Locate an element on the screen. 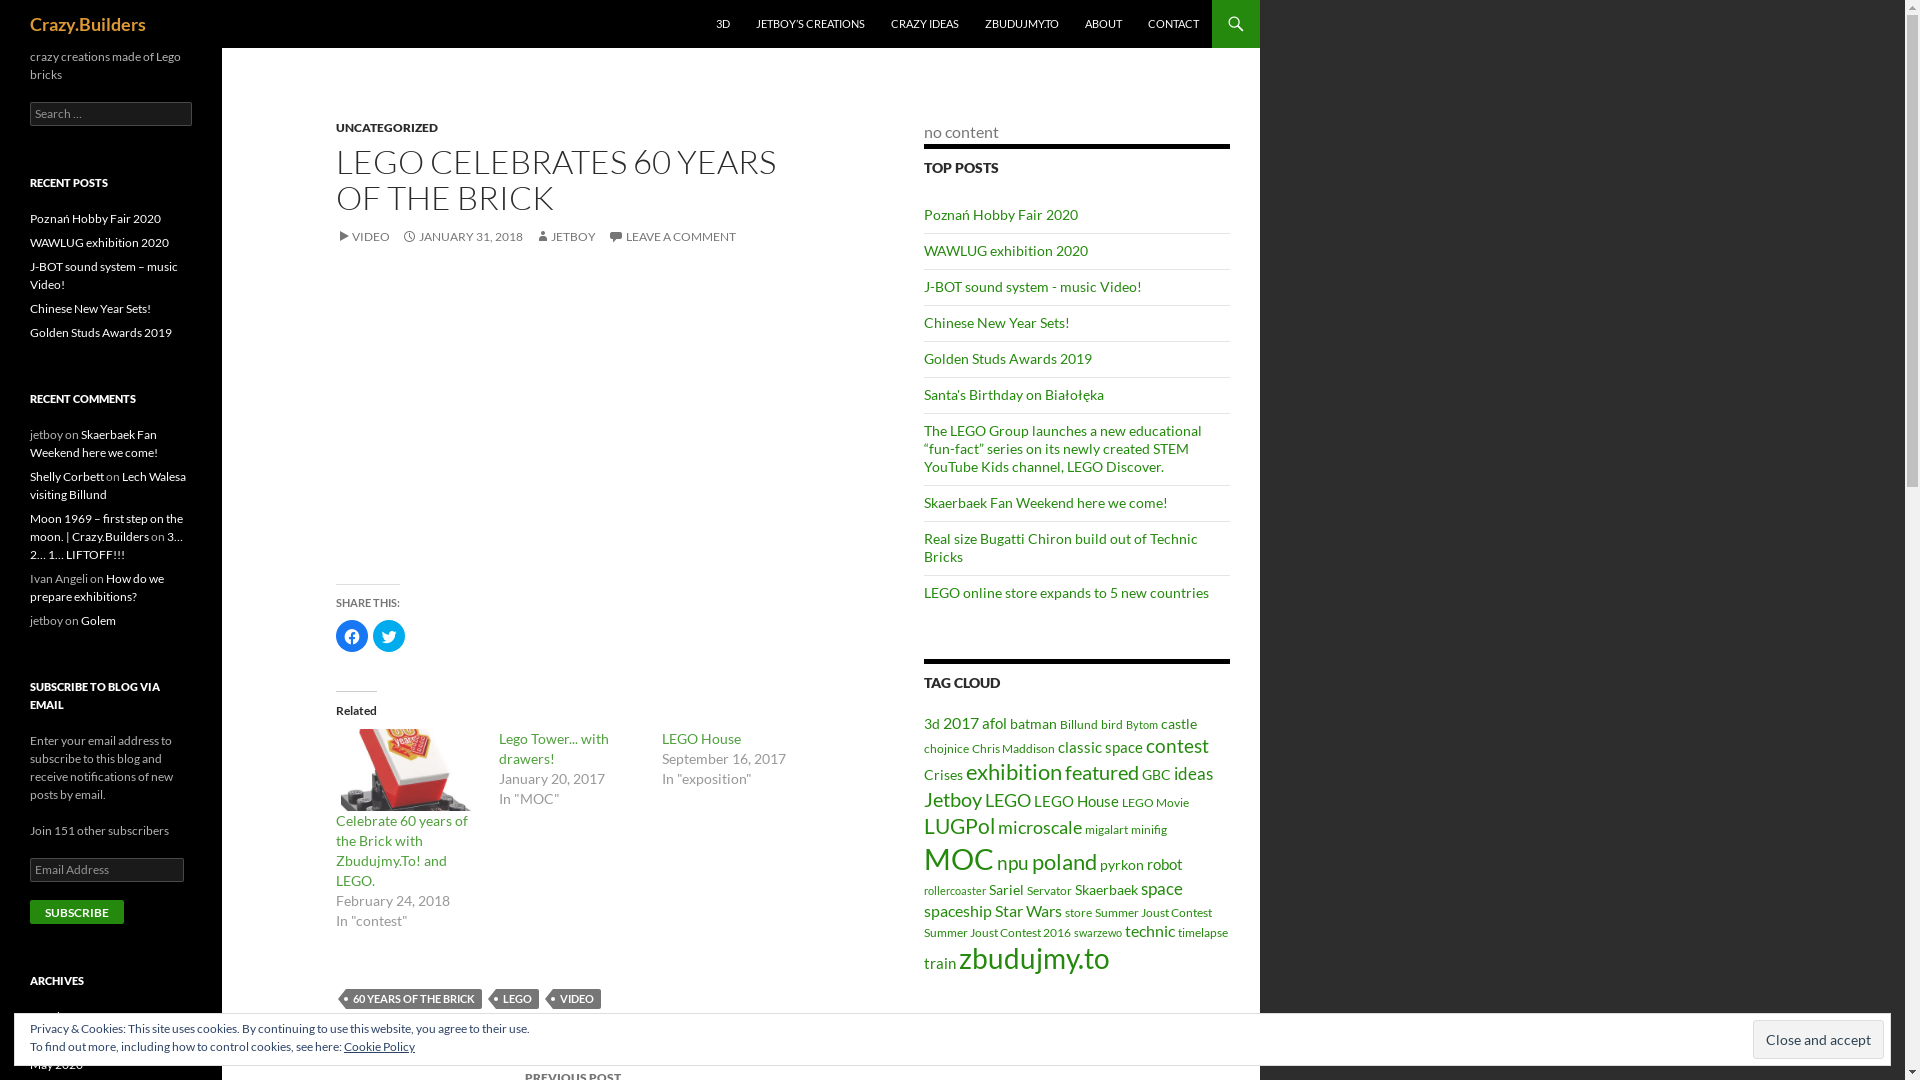 This screenshot has width=1920, height=1080. 'featured' is located at coordinates (1101, 770).